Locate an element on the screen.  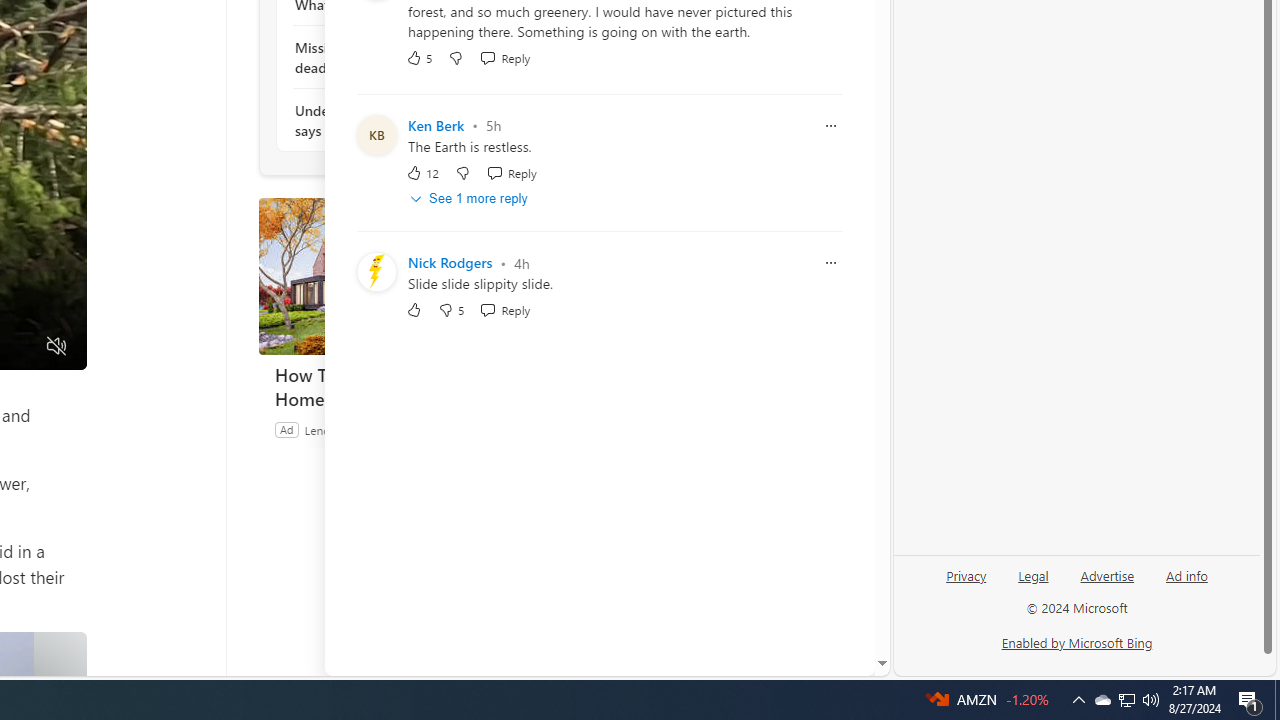
'Profile Picture' is located at coordinates (376, 272).